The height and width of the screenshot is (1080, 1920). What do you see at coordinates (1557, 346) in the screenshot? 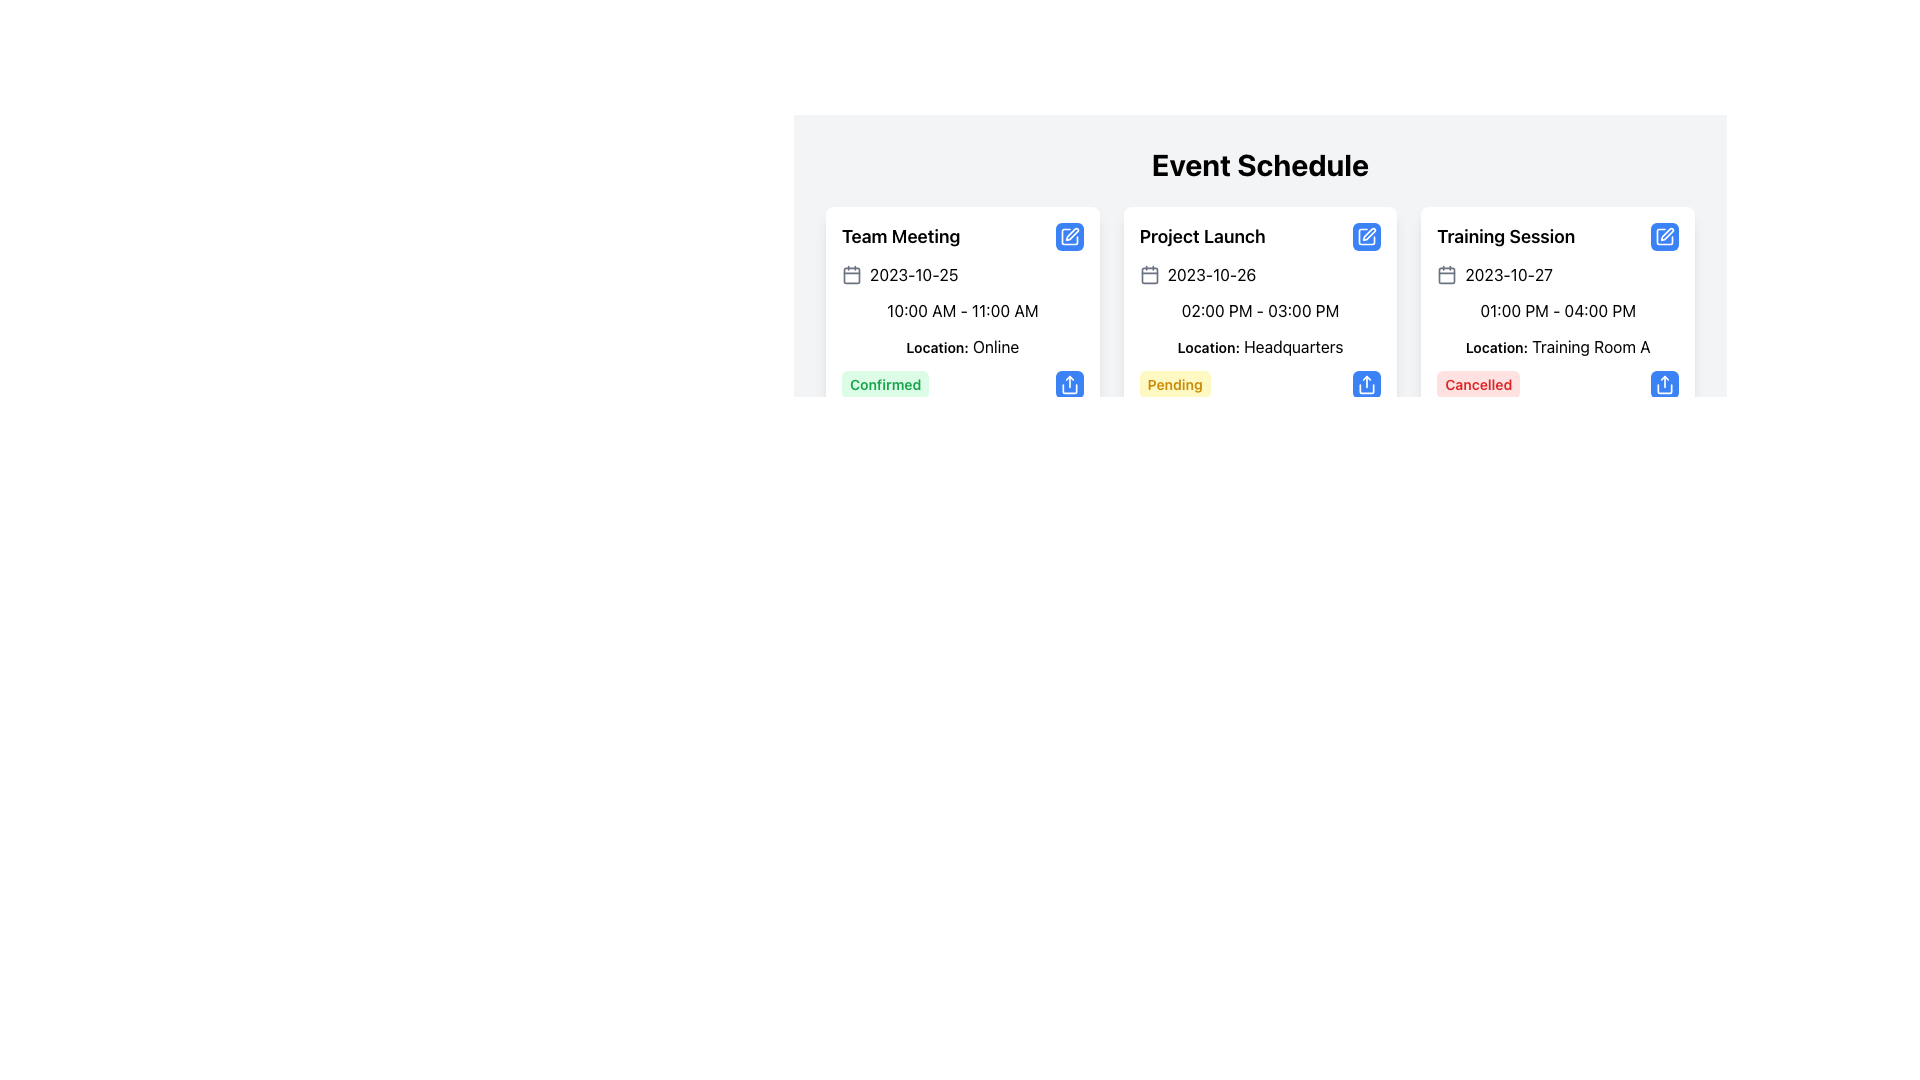
I see `information displayed in the text label that shows 'Location: Training Room A', which is located in the lower portion of the card titled 'Training Session'` at bounding box center [1557, 346].